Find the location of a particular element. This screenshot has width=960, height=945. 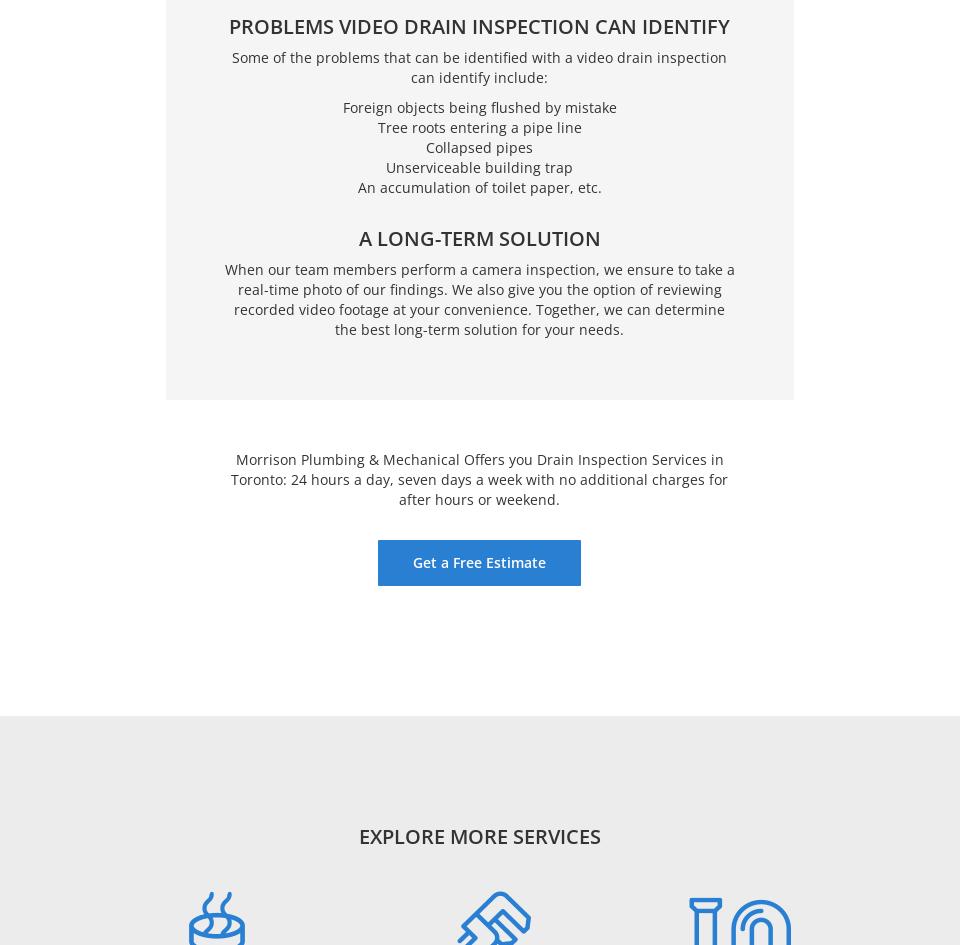

'Tree roots entering a pipe line' is located at coordinates (479, 125).